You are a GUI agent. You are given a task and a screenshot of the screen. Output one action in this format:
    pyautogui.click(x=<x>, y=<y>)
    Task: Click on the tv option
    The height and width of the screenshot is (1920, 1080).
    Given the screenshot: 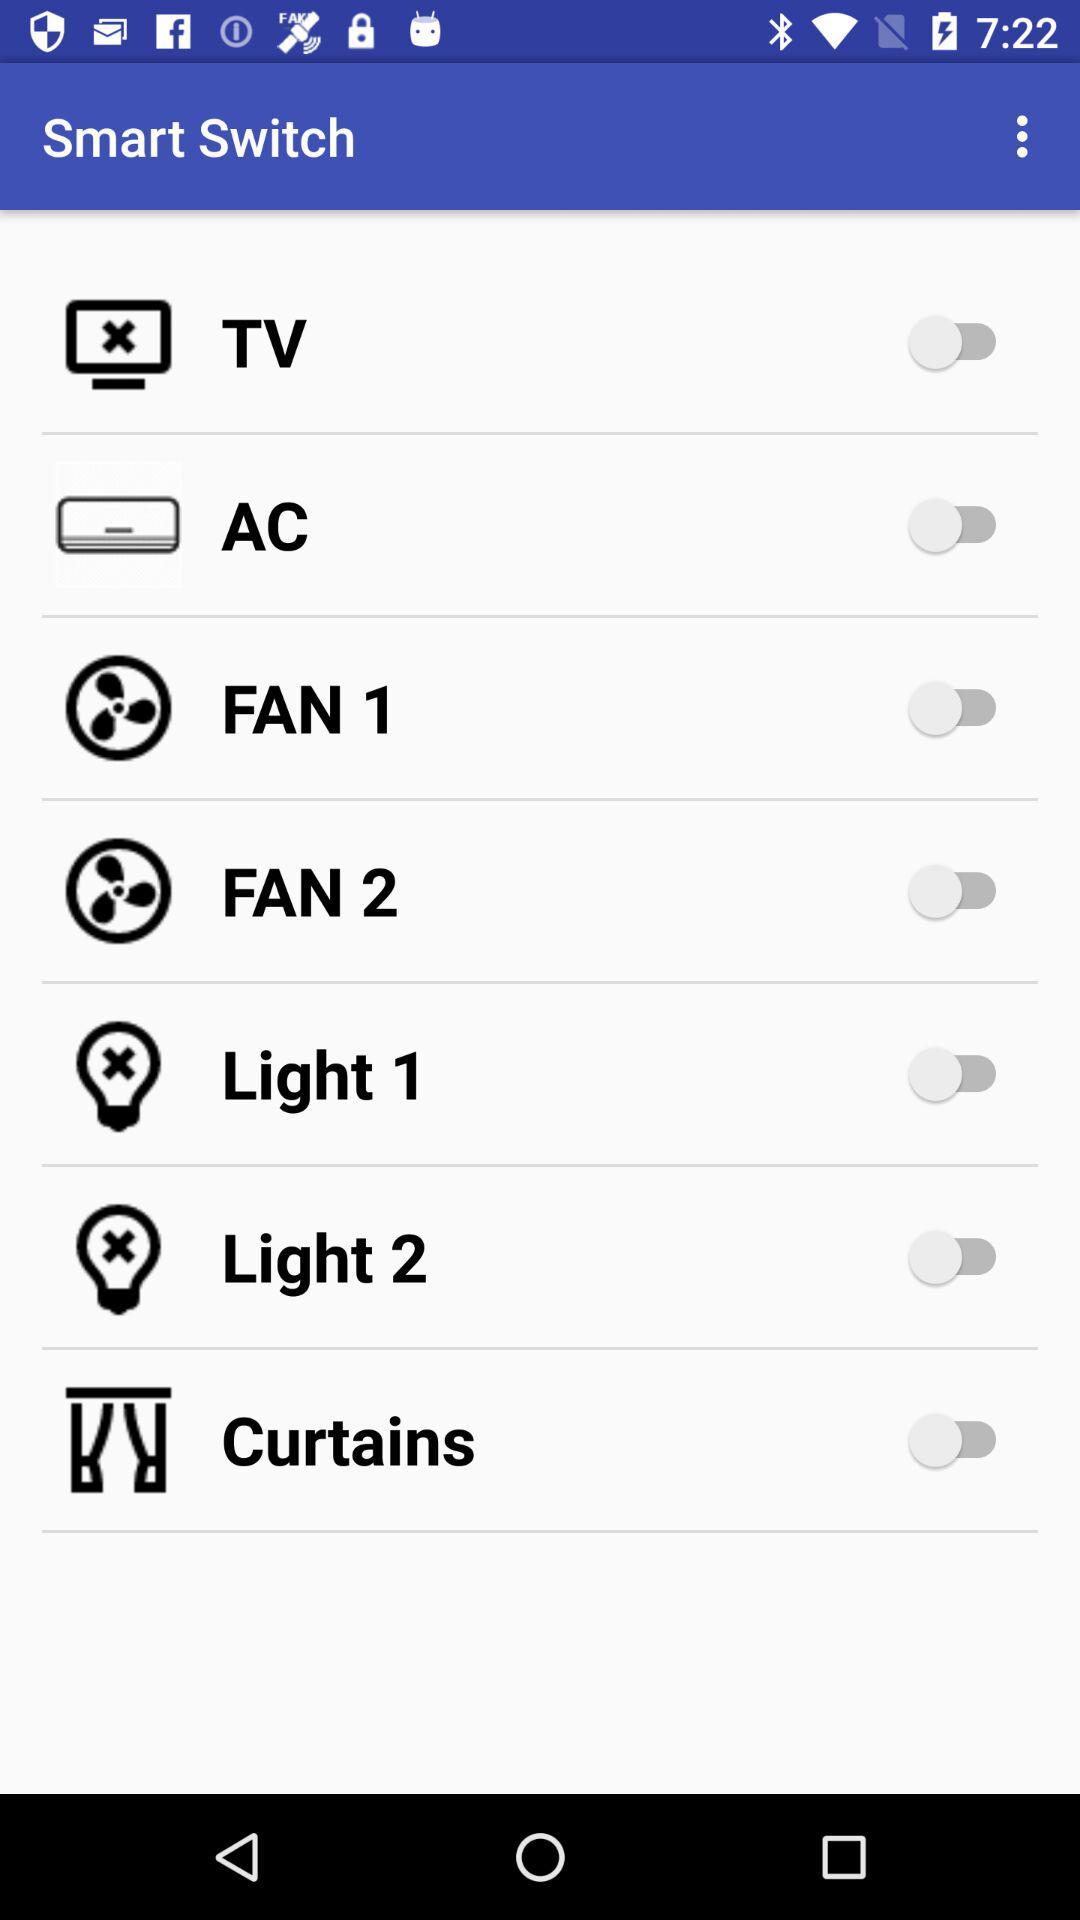 What is the action you would take?
    pyautogui.click(x=961, y=341)
    